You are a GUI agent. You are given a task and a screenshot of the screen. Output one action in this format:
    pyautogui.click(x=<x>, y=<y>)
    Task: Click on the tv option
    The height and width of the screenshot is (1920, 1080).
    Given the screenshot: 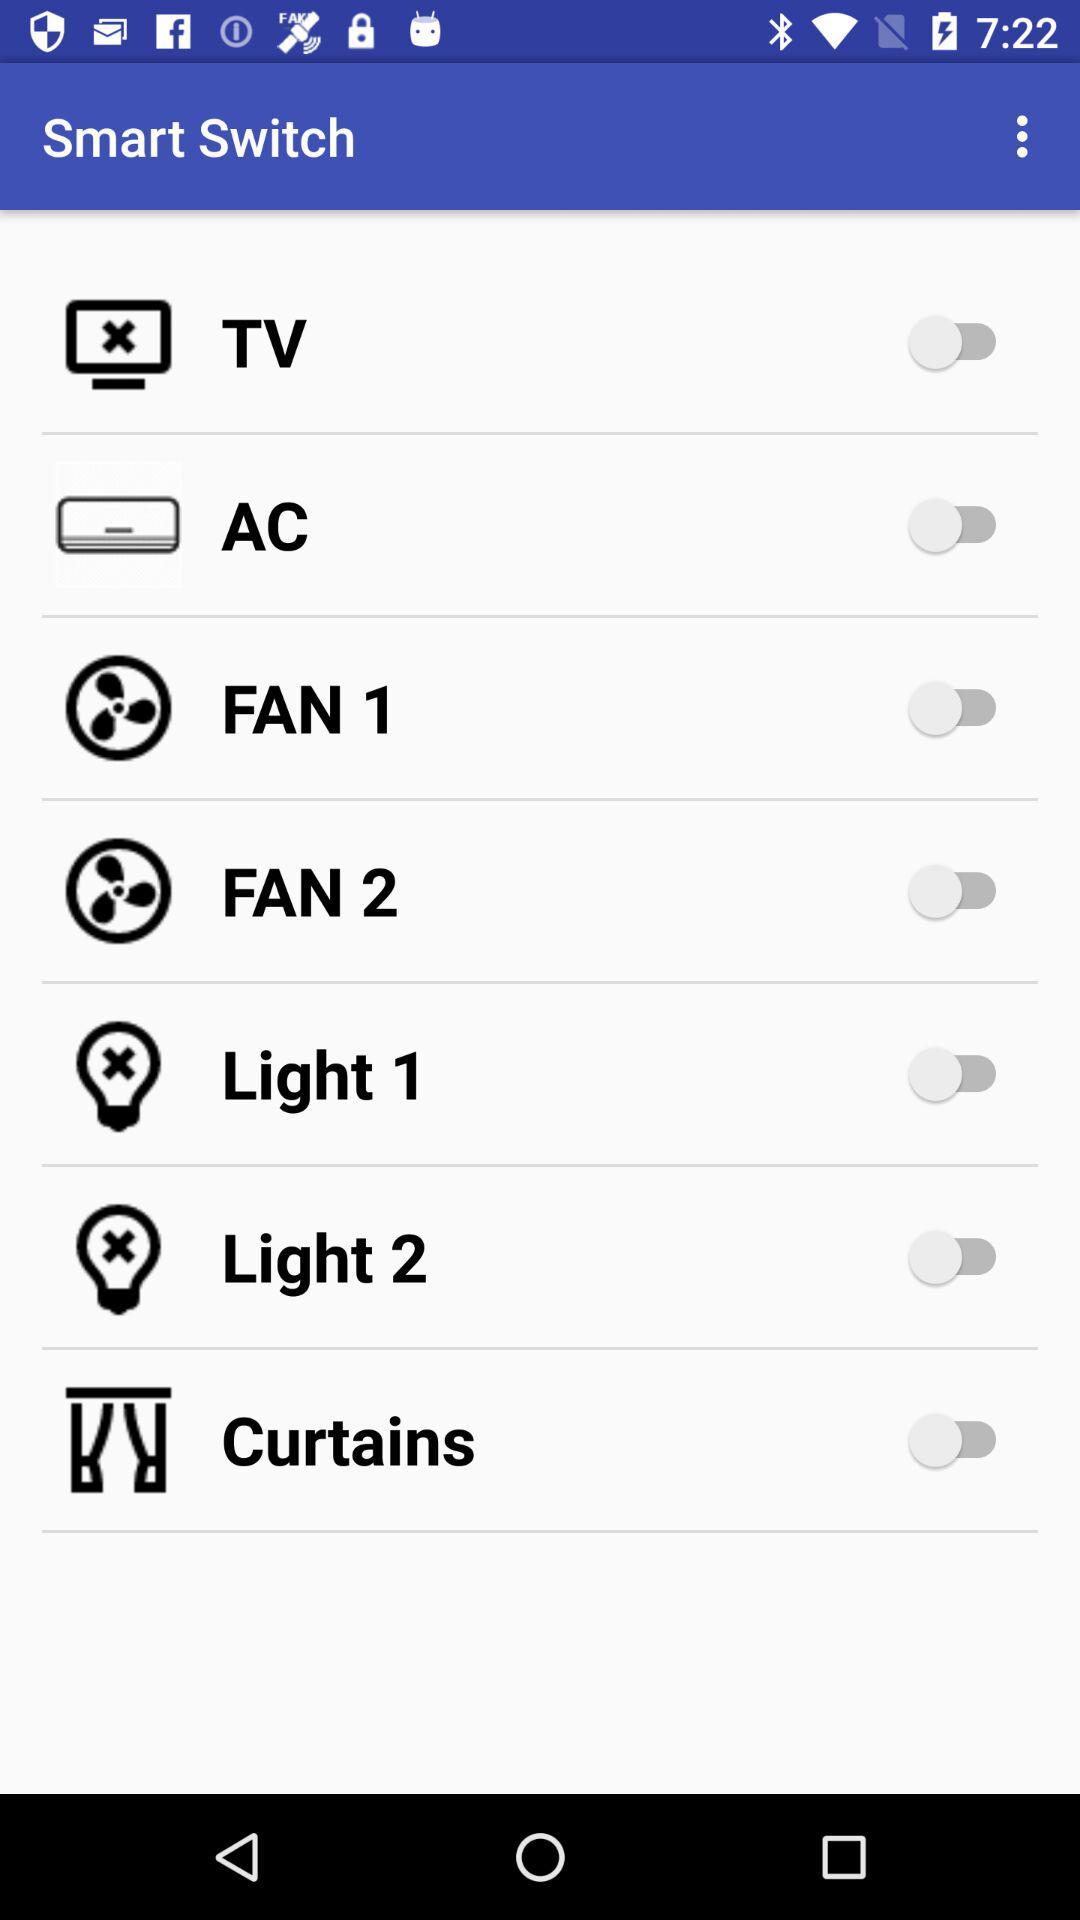 What is the action you would take?
    pyautogui.click(x=961, y=341)
    